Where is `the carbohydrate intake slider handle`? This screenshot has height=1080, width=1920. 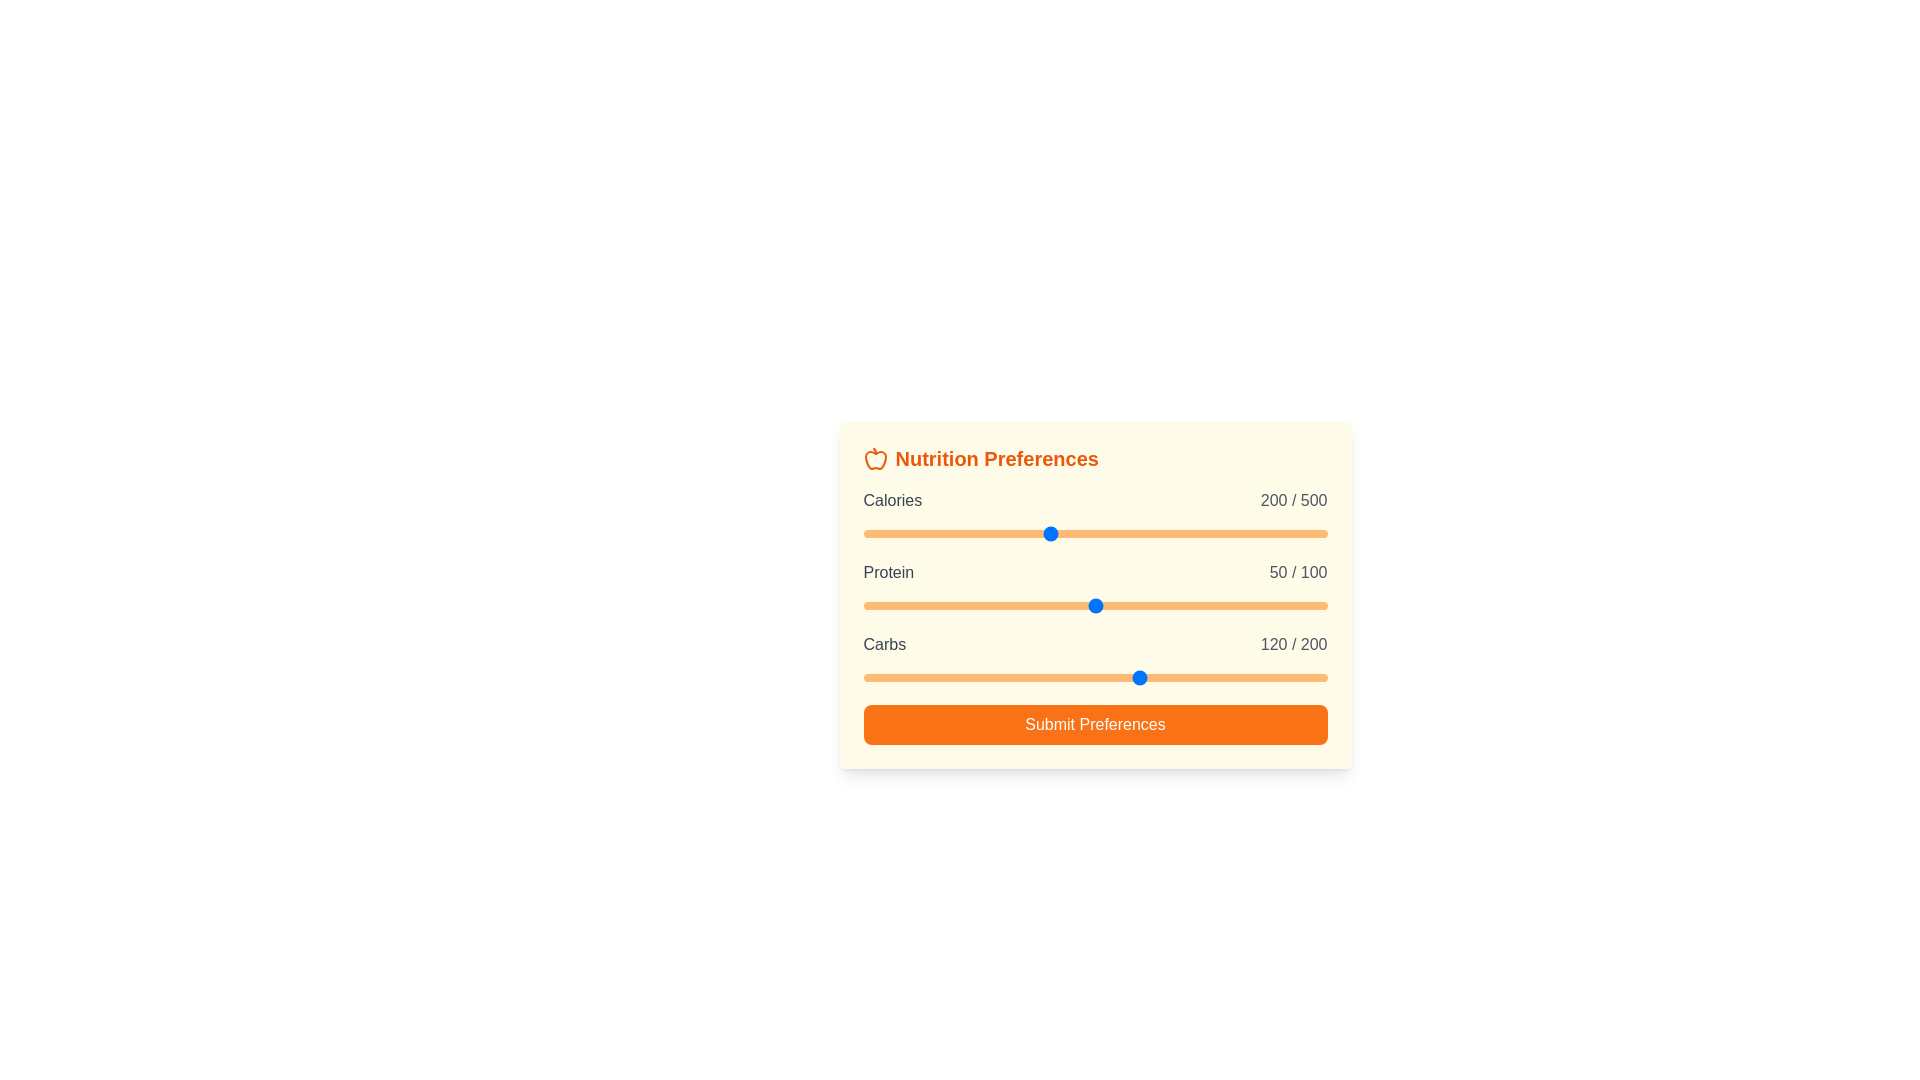
the carbohydrate intake slider handle is located at coordinates (1094, 677).